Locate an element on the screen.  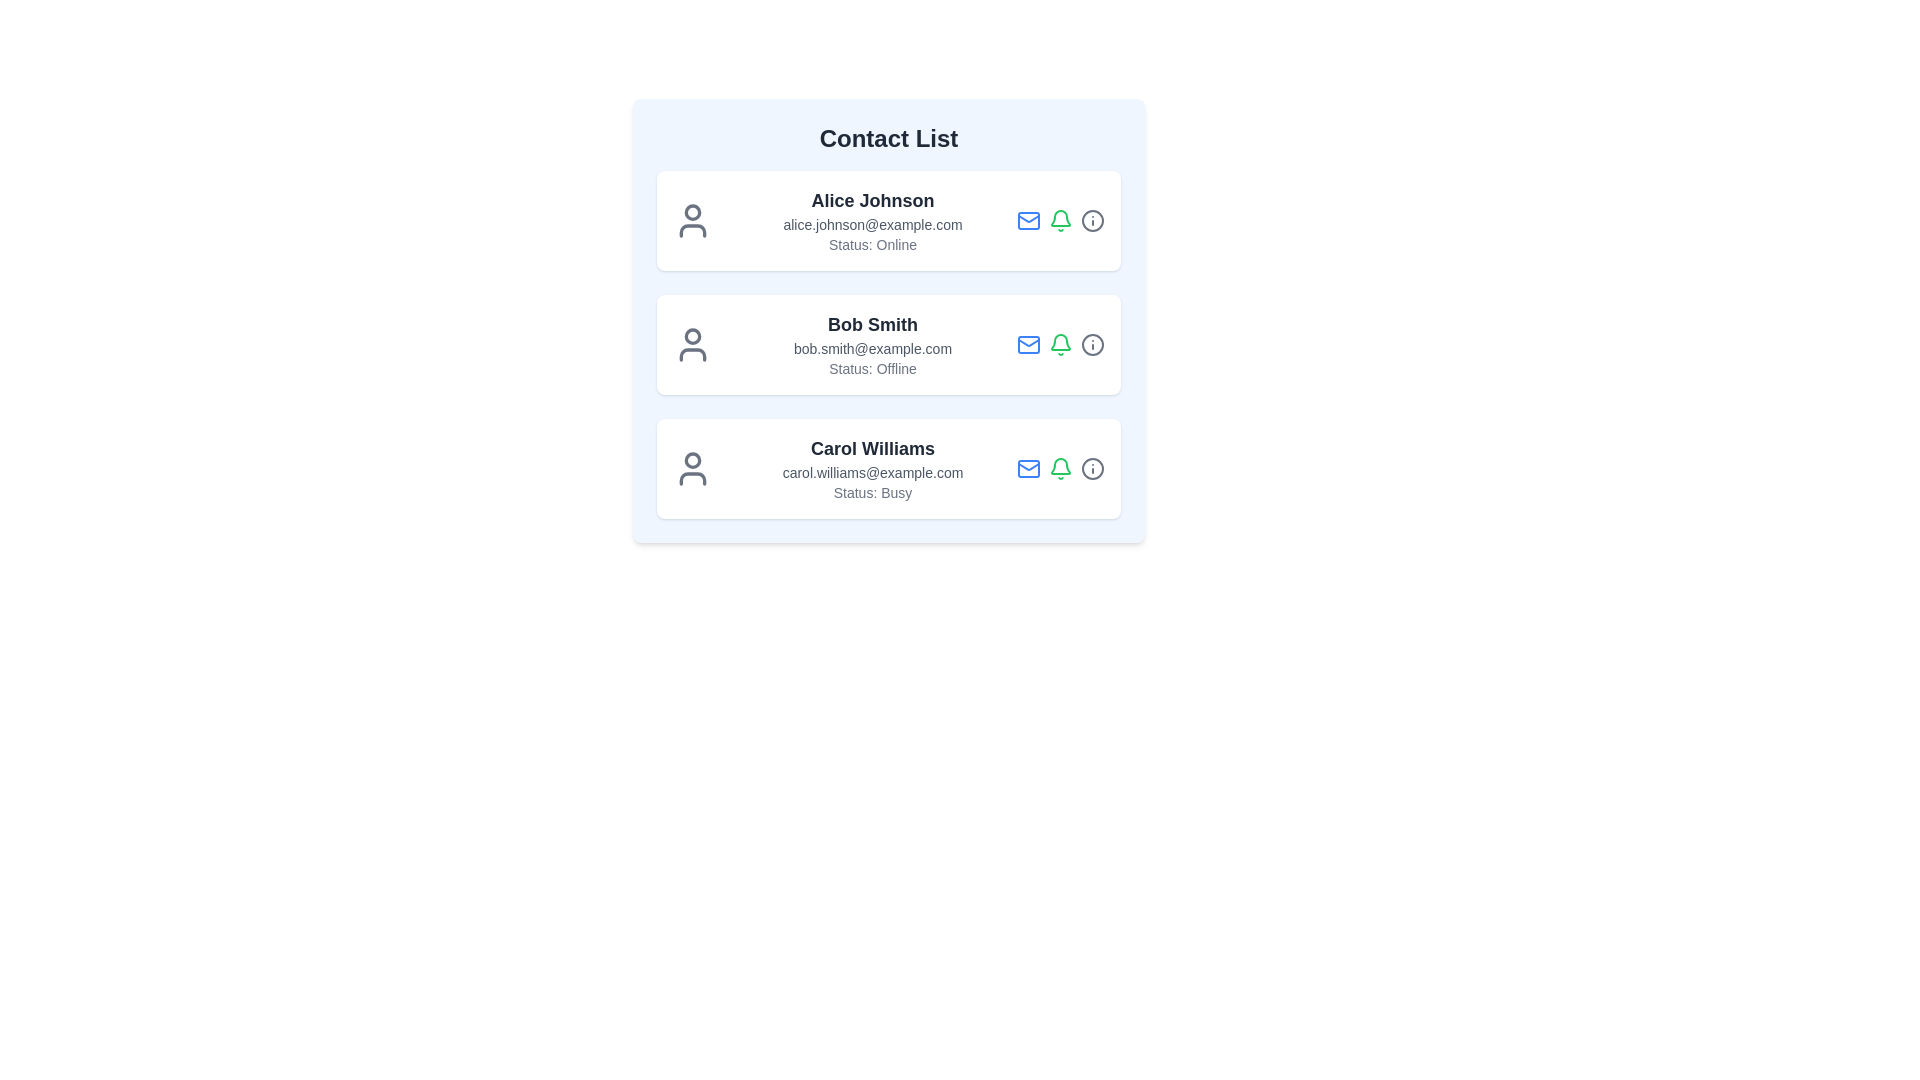
the Bell icon in the contact list is located at coordinates (1059, 220).